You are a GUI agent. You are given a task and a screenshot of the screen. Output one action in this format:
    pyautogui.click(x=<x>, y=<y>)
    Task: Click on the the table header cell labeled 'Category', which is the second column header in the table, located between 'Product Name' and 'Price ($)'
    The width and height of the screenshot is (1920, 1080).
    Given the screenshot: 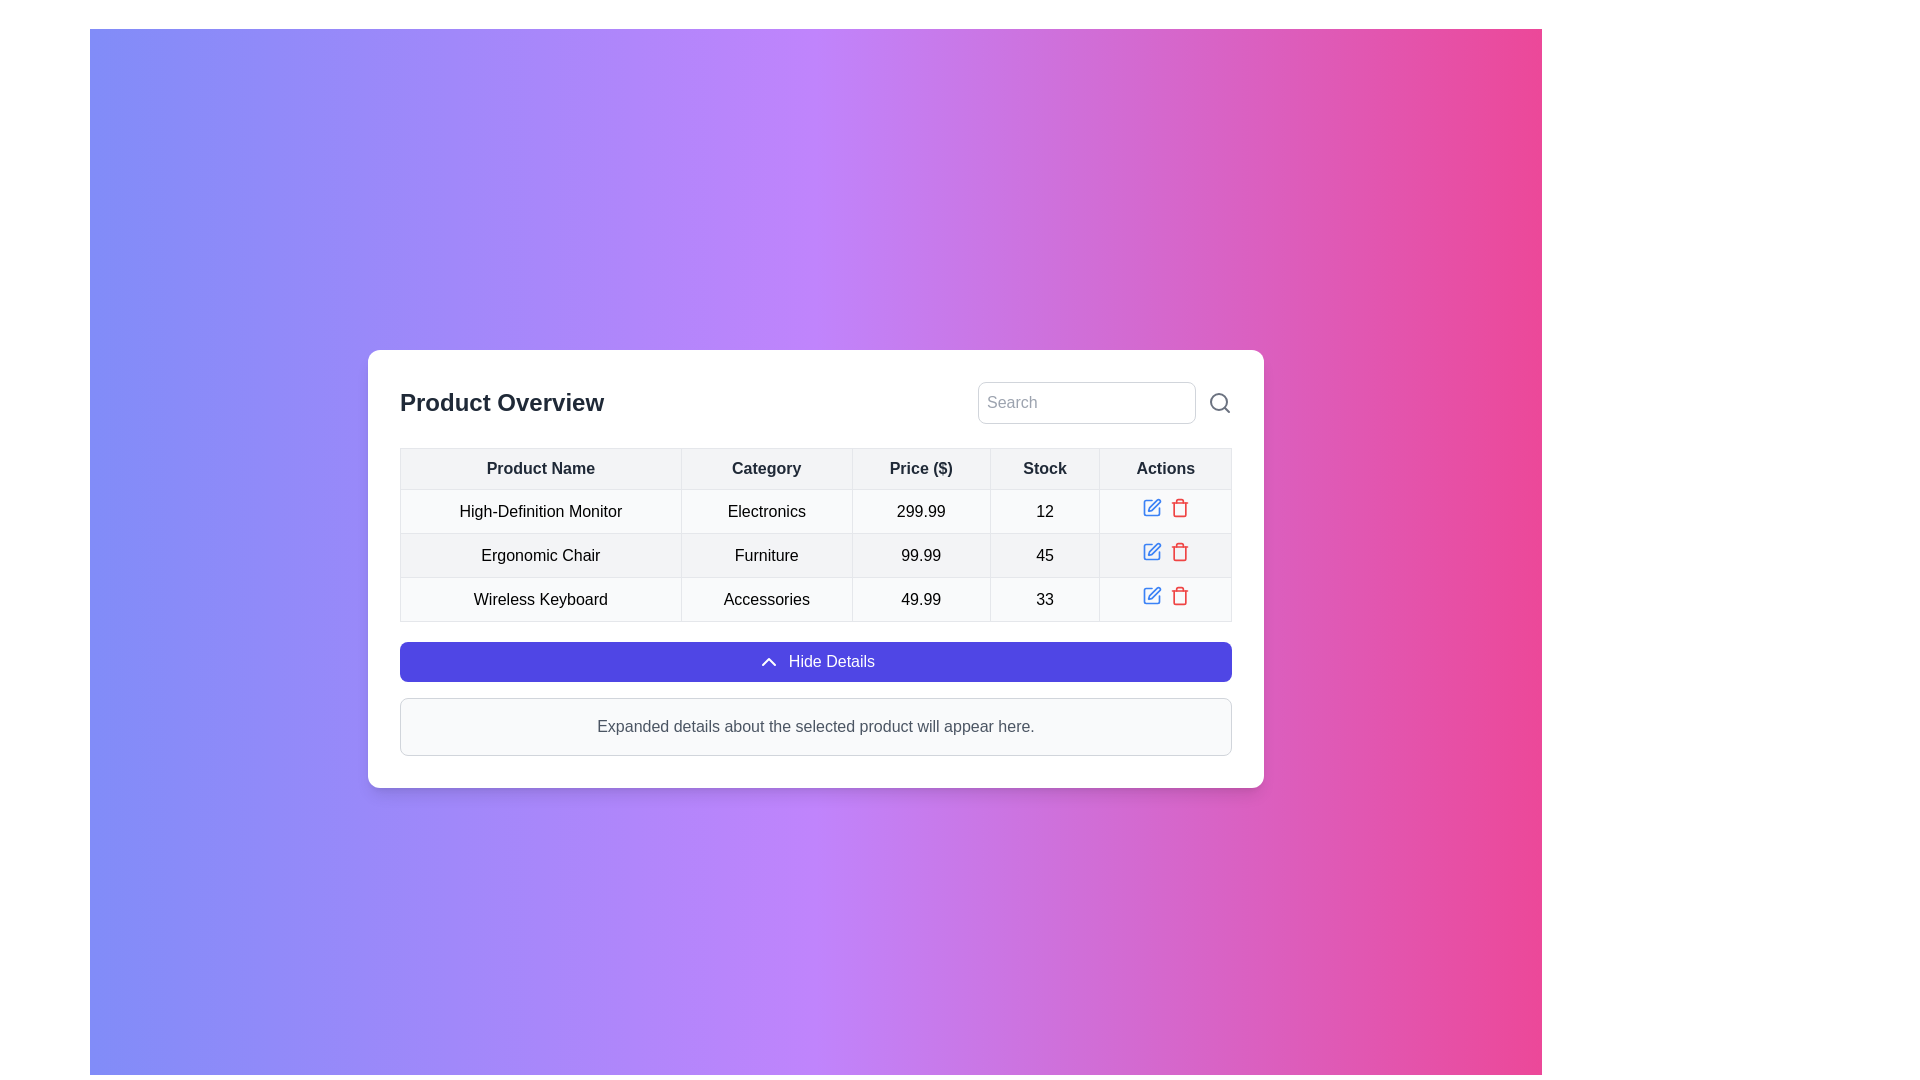 What is the action you would take?
    pyautogui.click(x=765, y=469)
    